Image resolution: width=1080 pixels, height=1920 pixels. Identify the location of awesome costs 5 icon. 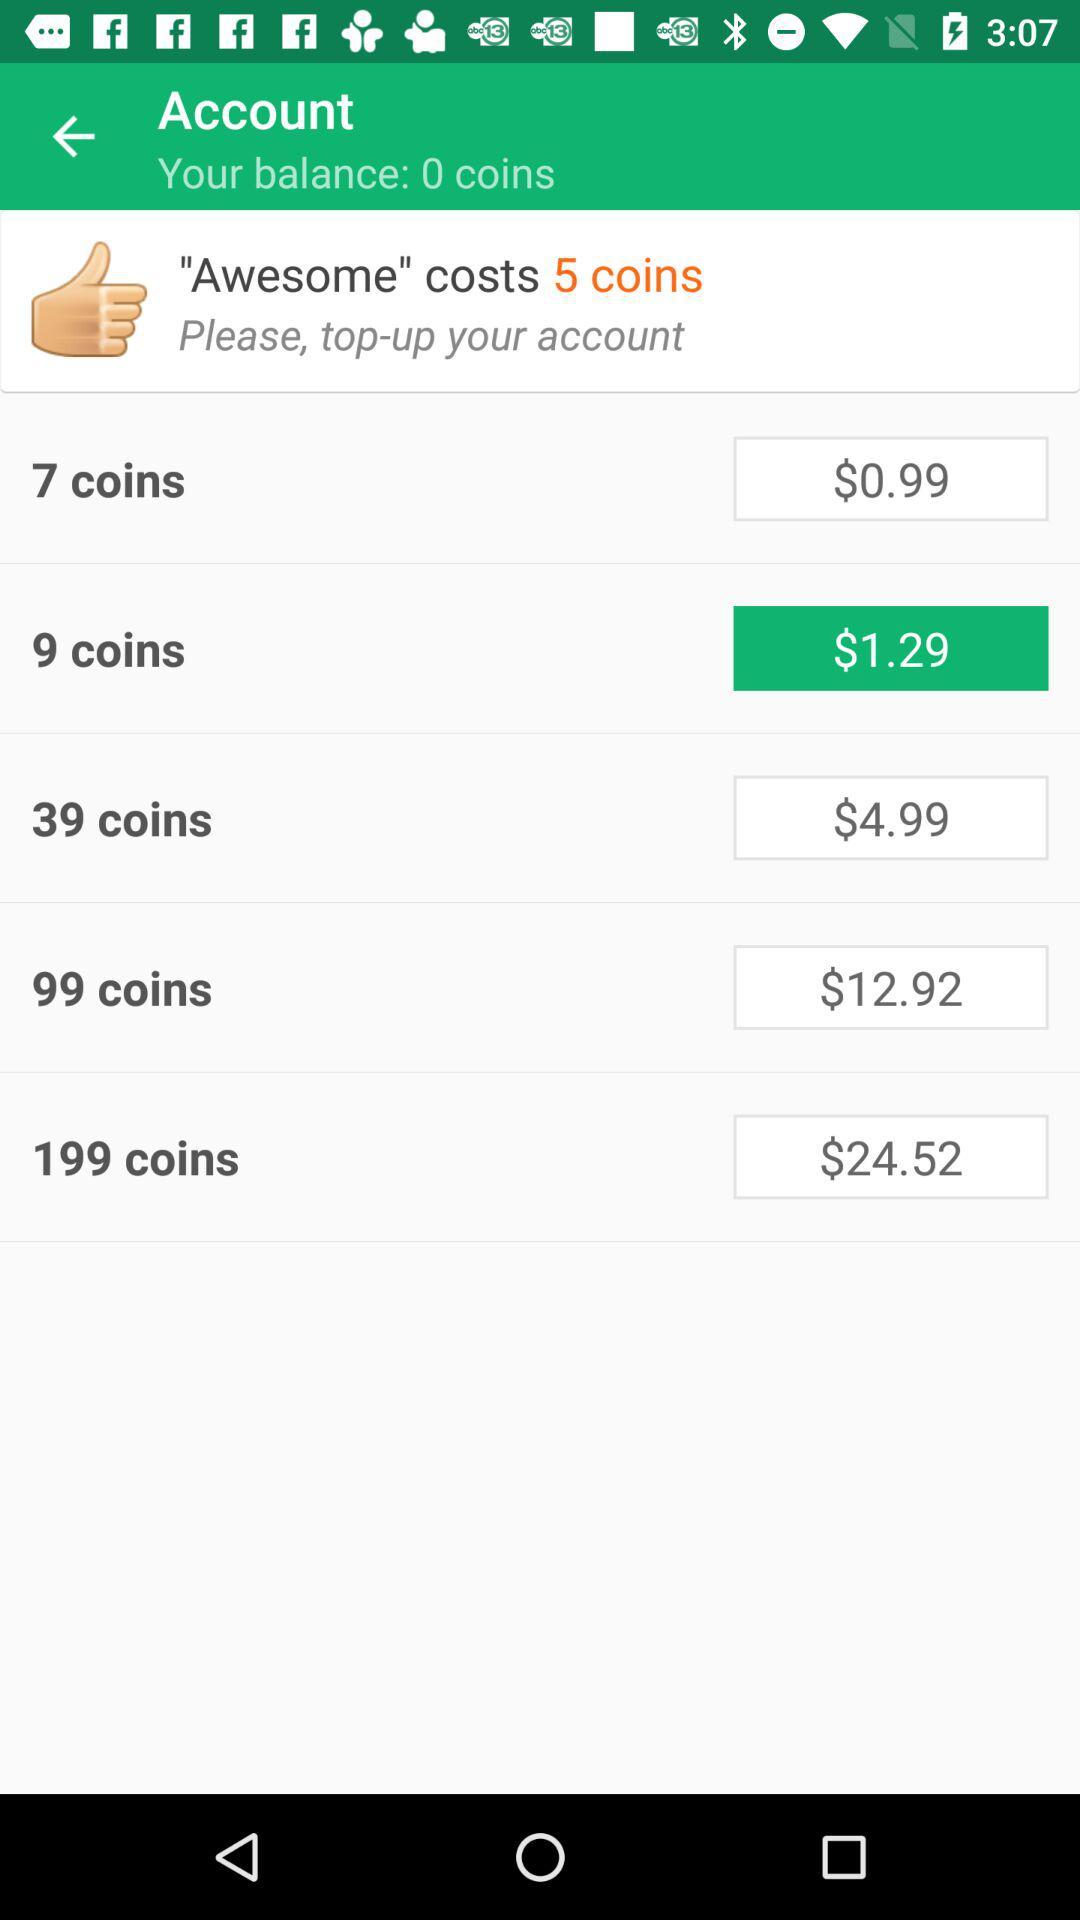
(456, 256).